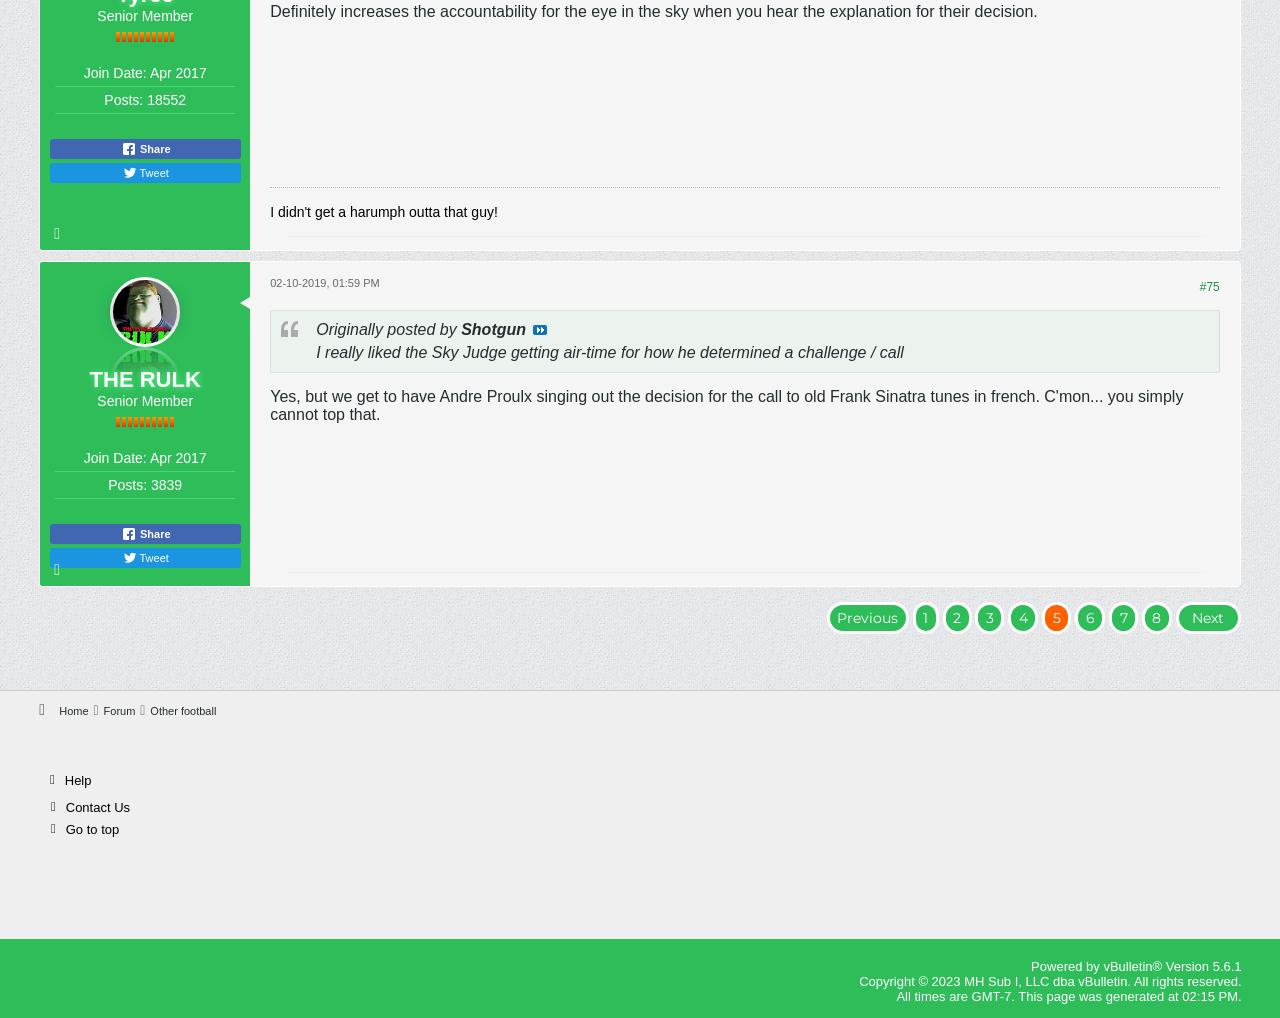 This screenshot has width=1280, height=1018. Describe the element at coordinates (1055, 616) in the screenshot. I see `'5'` at that location.